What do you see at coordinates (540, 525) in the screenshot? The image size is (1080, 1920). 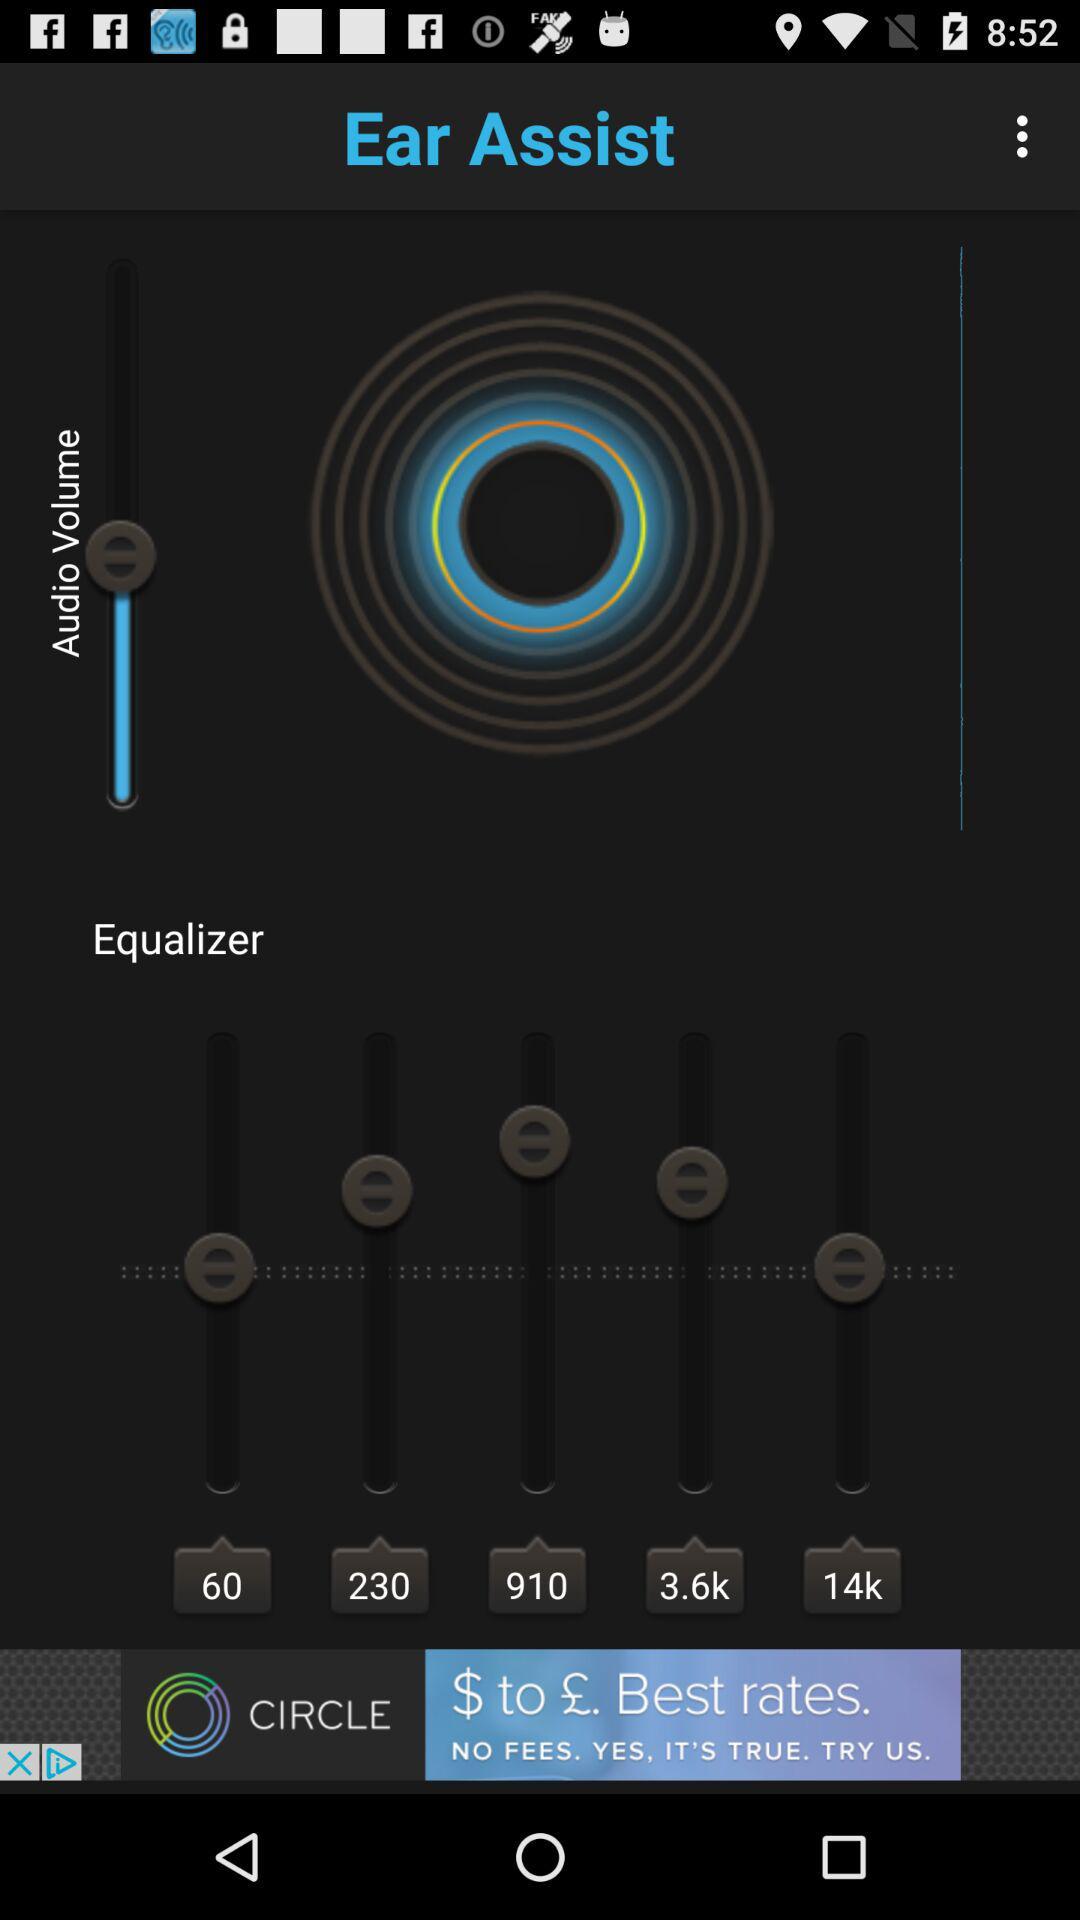 I see `the symbol at the center of the page` at bounding box center [540, 525].